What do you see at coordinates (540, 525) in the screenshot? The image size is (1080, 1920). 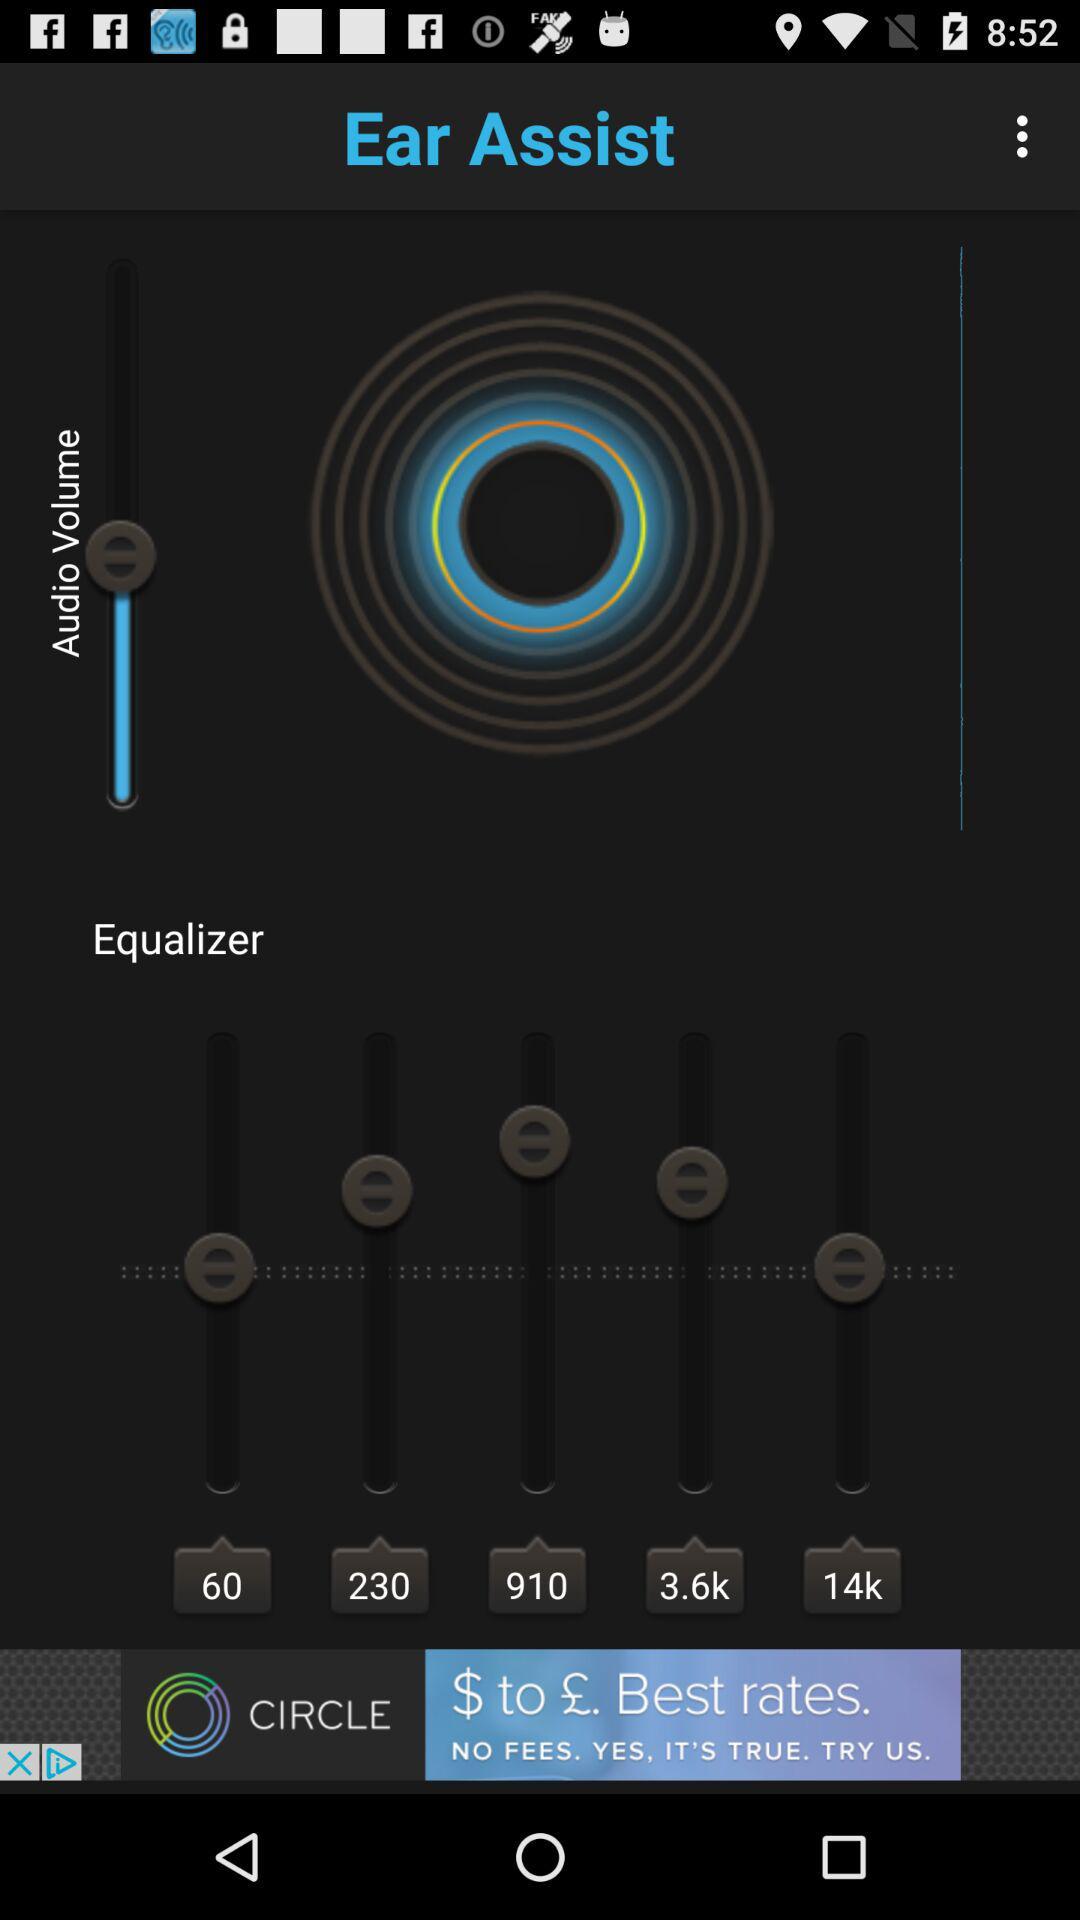 I see `the symbol at the center of the page` at bounding box center [540, 525].